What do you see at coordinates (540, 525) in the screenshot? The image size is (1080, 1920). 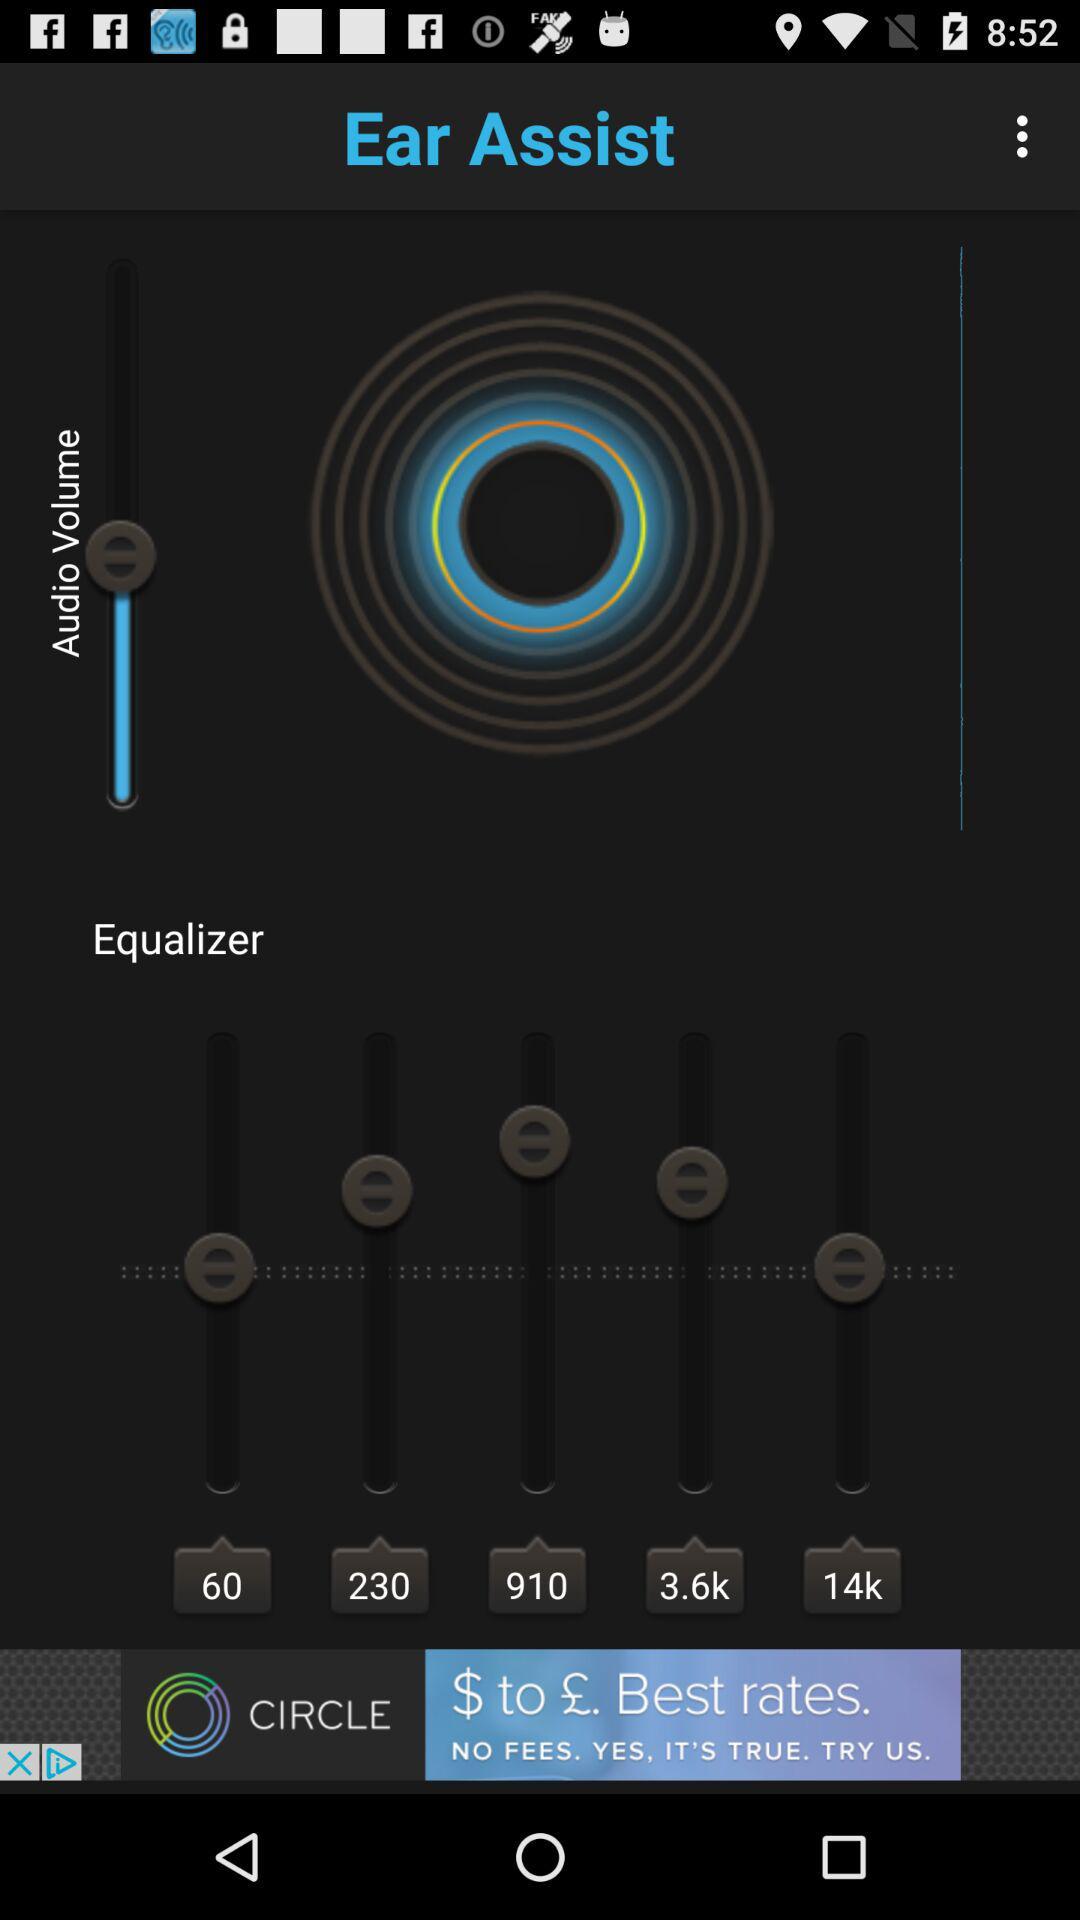 I see `the symbol at the center of the page` at bounding box center [540, 525].